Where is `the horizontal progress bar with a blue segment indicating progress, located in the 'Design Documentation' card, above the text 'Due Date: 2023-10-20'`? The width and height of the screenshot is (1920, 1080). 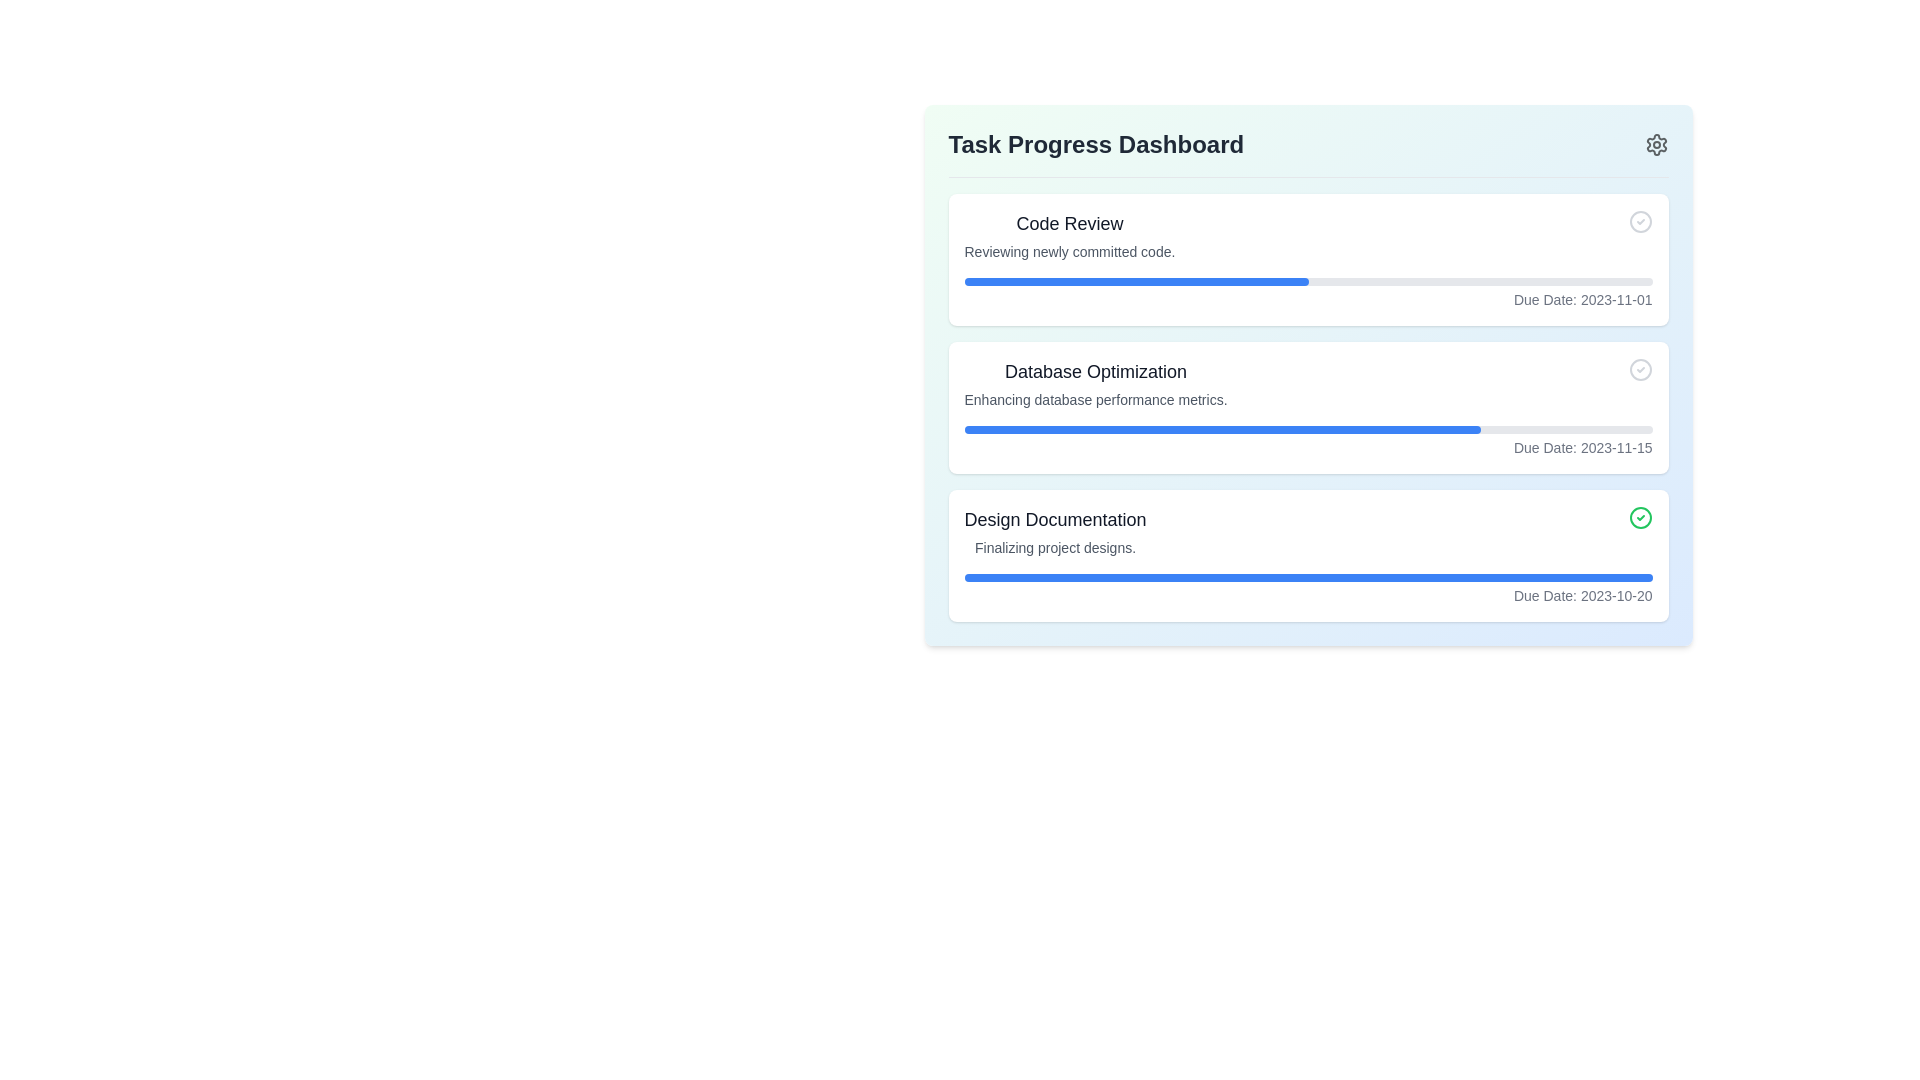 the horizontal progress bar with a blue segment indicating progress, located in the 'Design Documentation' card, above the text 'Due Date: 2023-10-20' is located at coordinates (1308, 578).